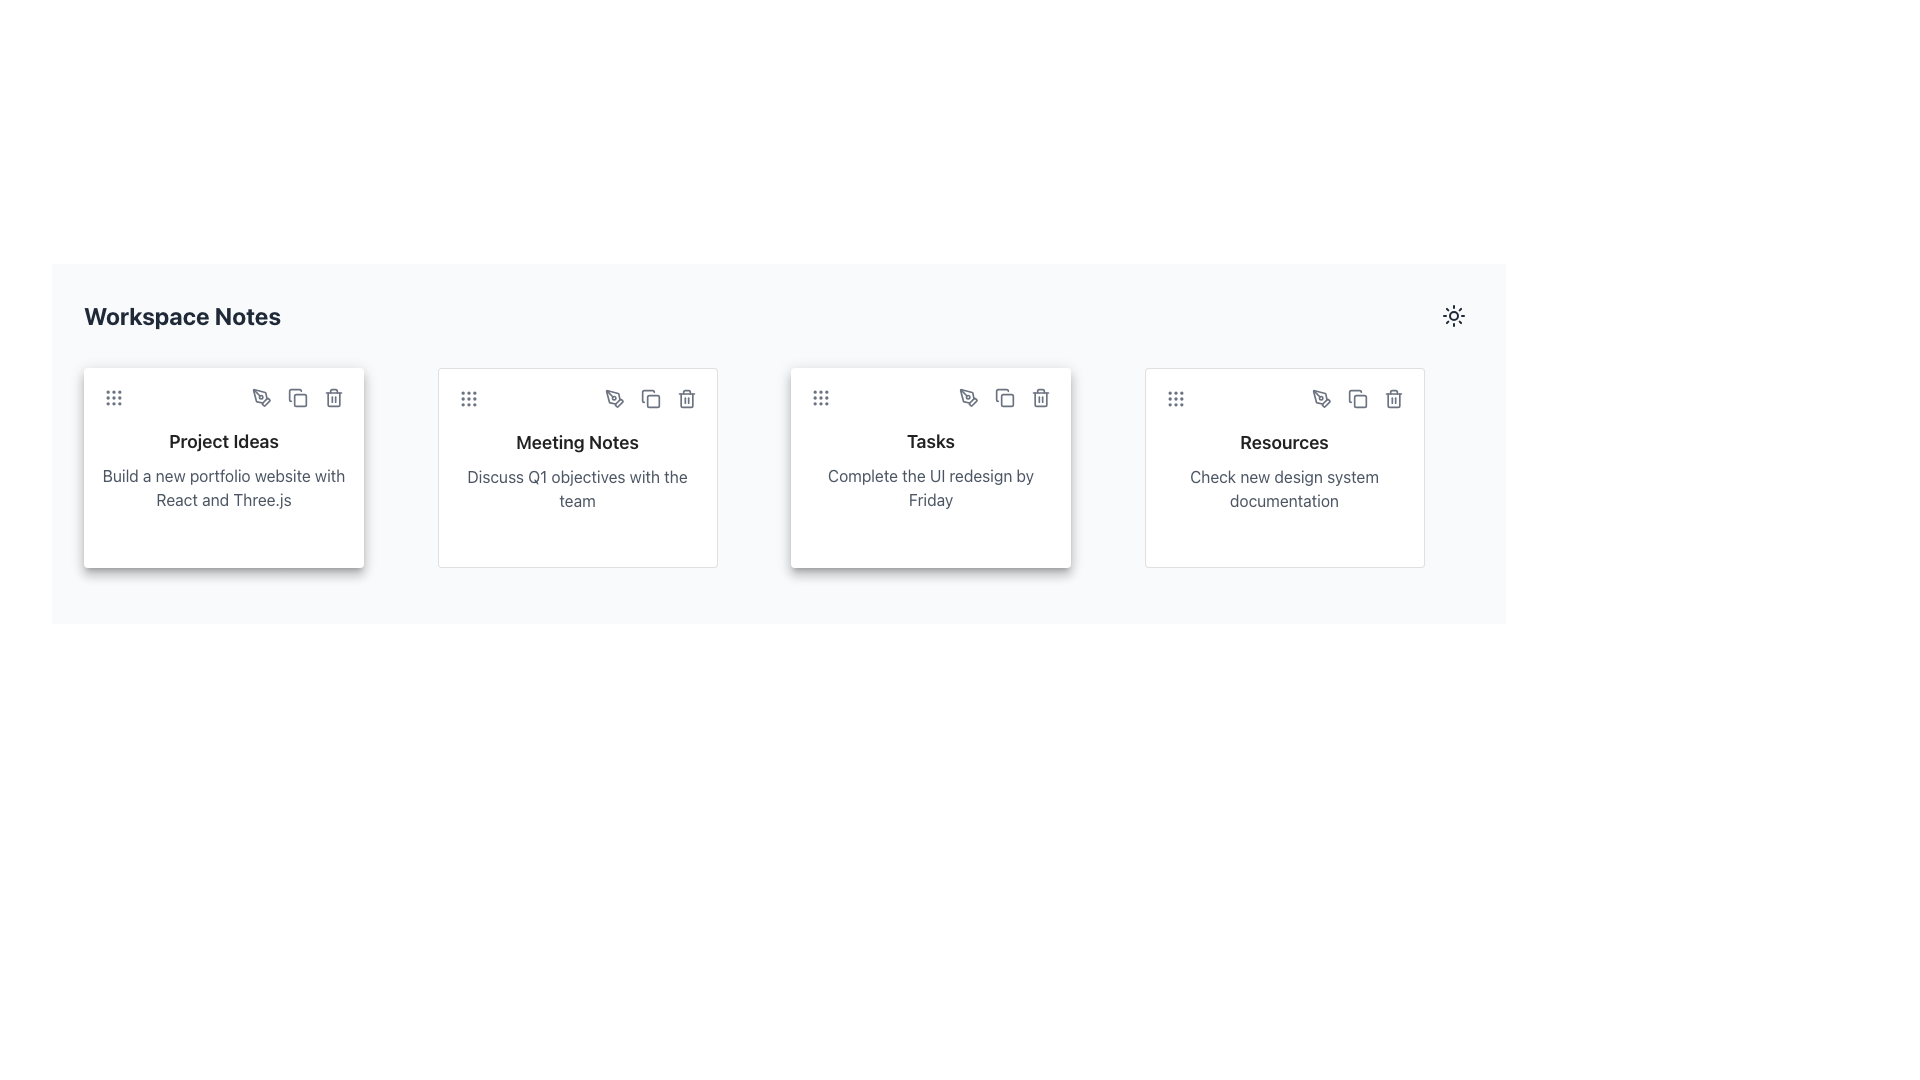 This screenshot has height=1080, width=1920. What do you see at coordinates (296, 397) in the screenshot?
I see `the copy icon button, which is represented by overlapping squares, located in the upper right of the 'Project Ideas' card` at bounding box center [296, 397].